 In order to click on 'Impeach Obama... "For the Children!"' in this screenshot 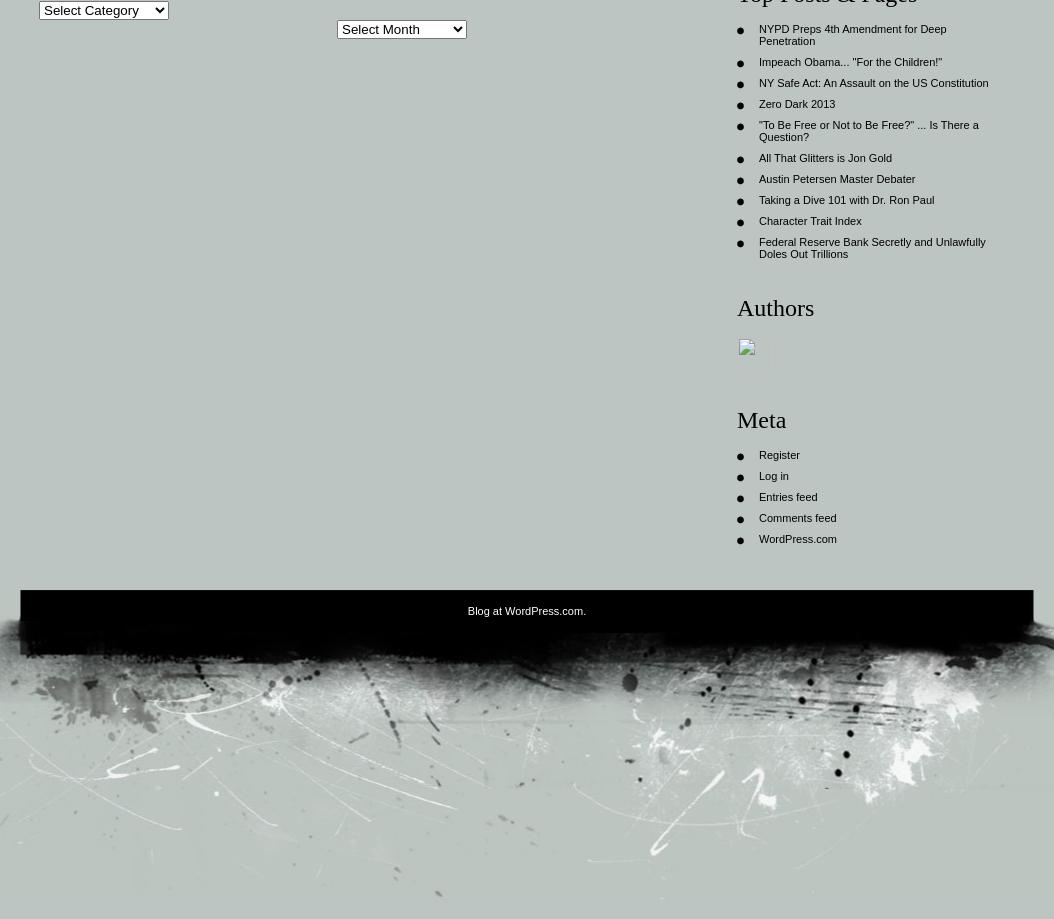, I will do `click(850, 61)`.